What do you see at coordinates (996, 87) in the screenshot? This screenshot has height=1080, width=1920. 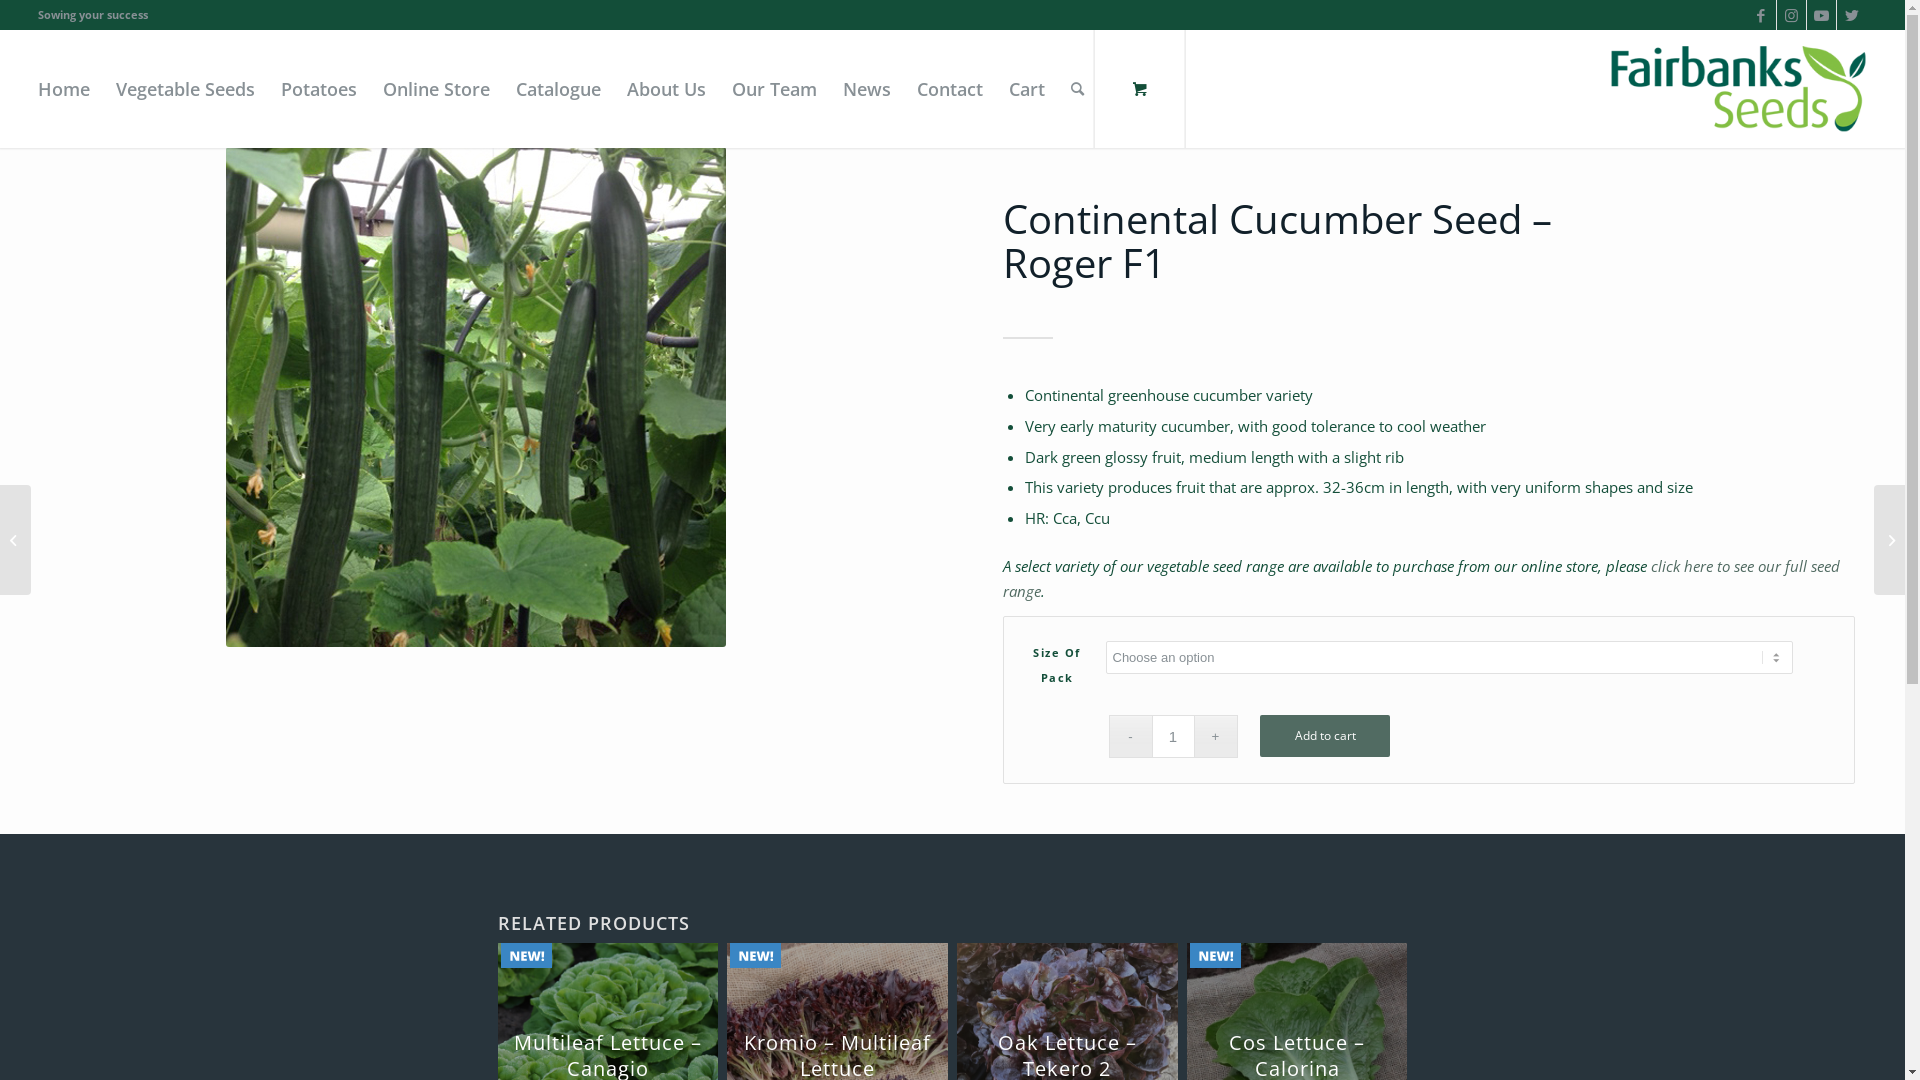 I see `'Cart'` at bounding box center [996, 87].